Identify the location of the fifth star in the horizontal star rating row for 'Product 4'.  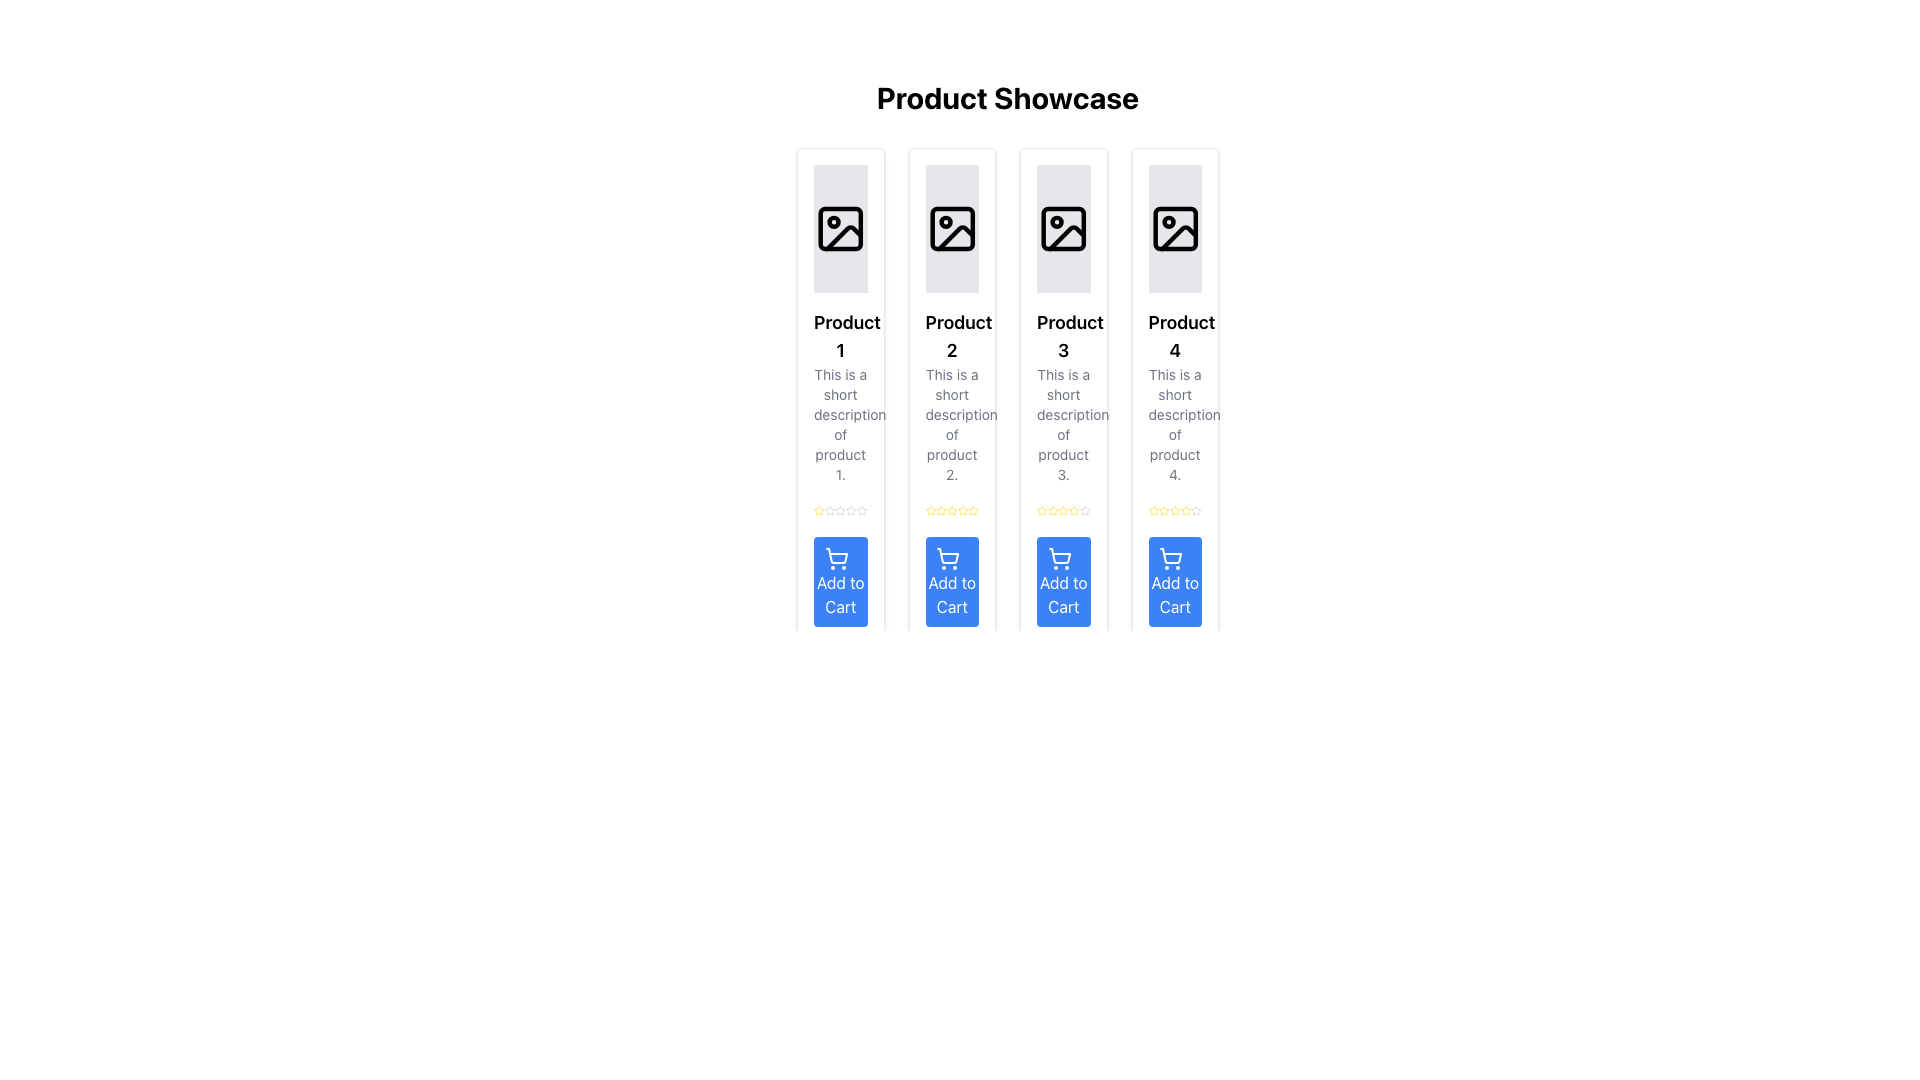
(1196, 509).